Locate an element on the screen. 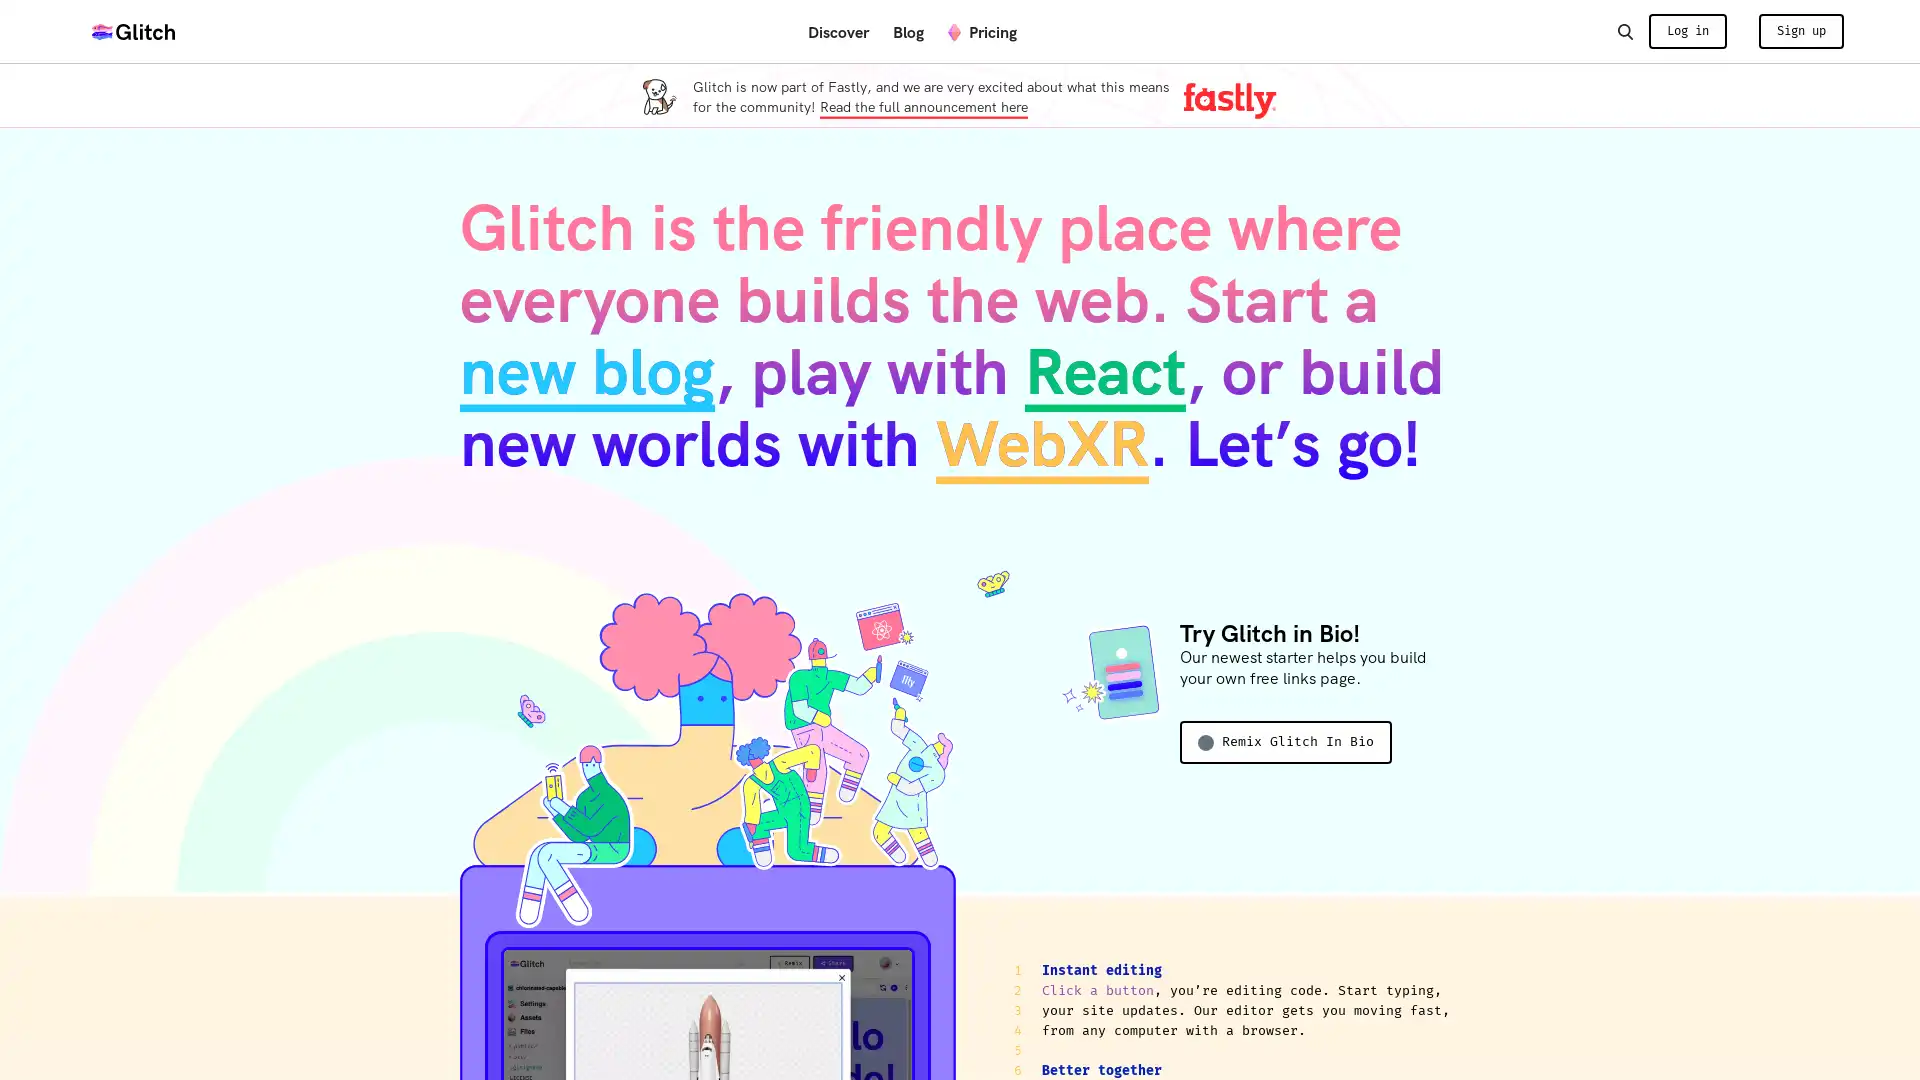 The height and width of the screenshot is (1080, 1920). Search Glitch is located at coordinates (1624, 30).